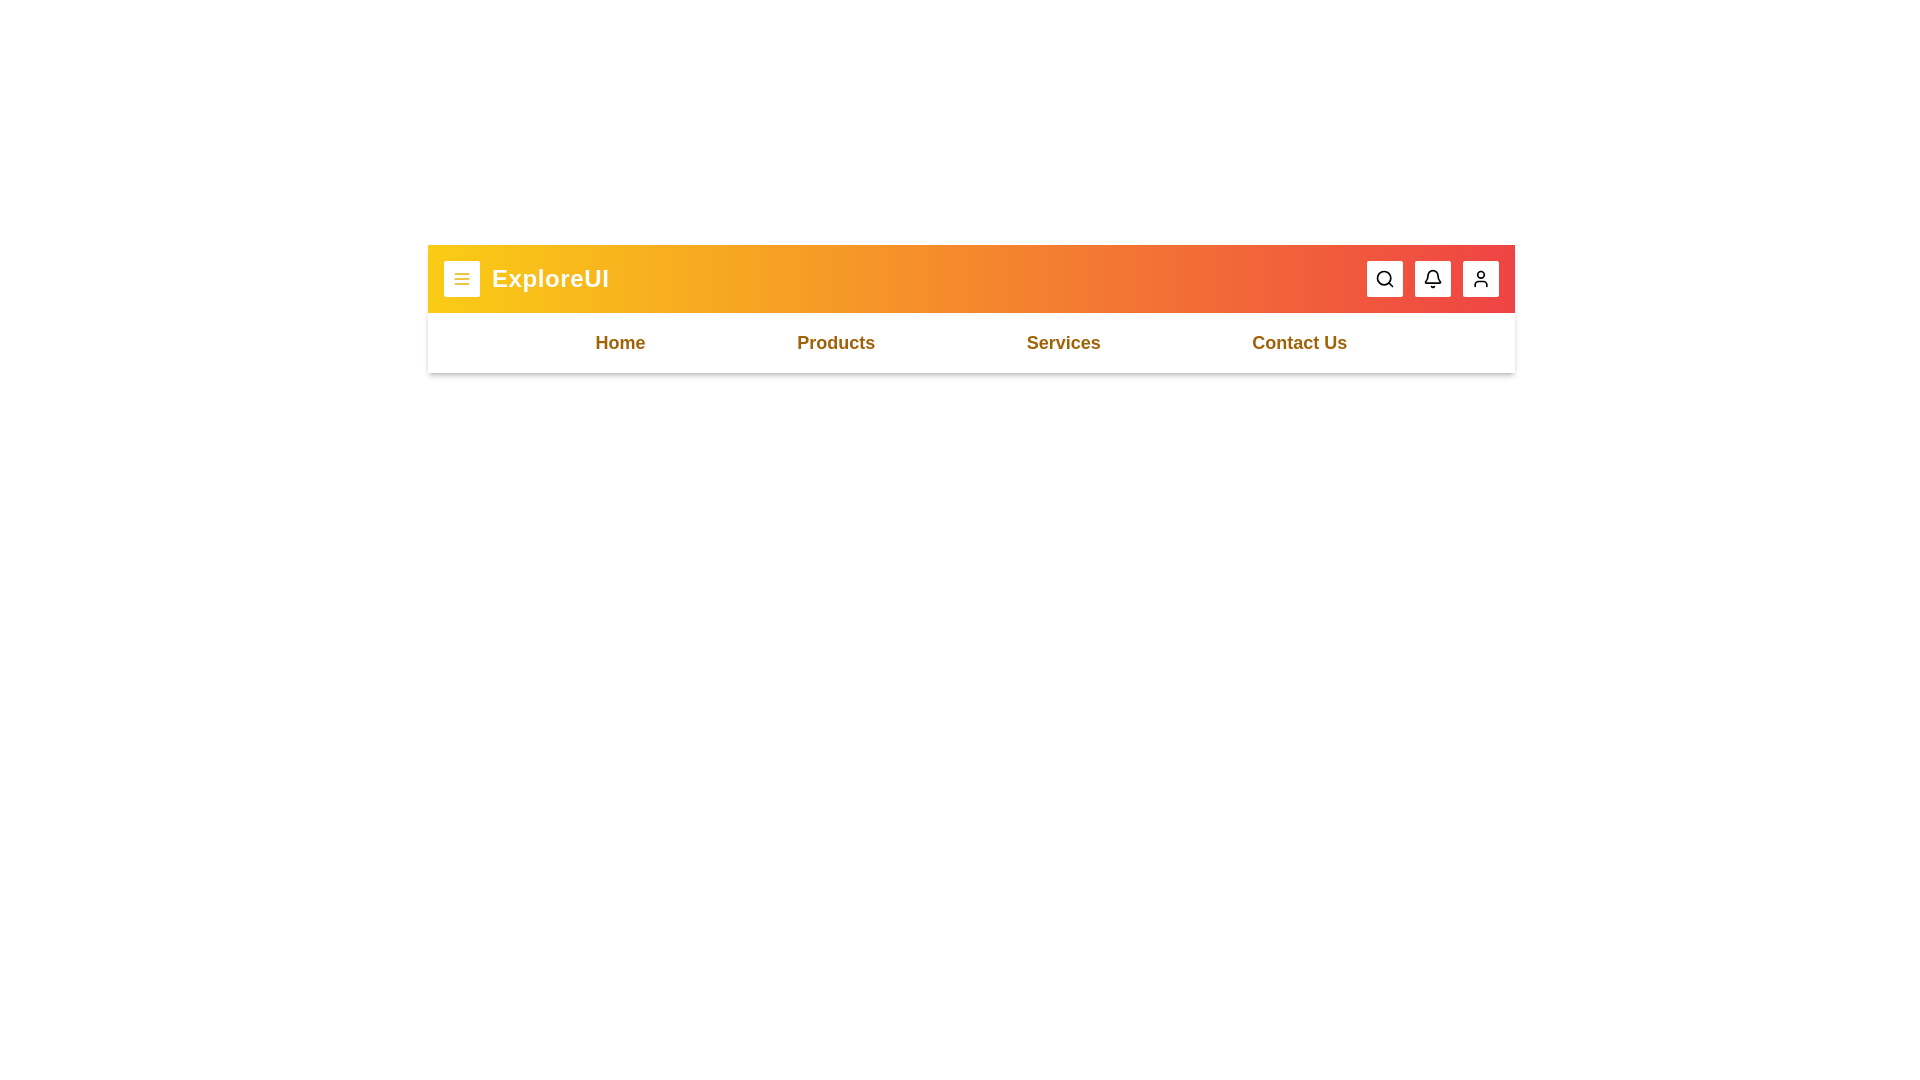 This screenshot has width=1920, height=1080. Describe the element at coordinates (1384, 278) in the screenshot. I see `the search button to activate the search functionality` at that location.